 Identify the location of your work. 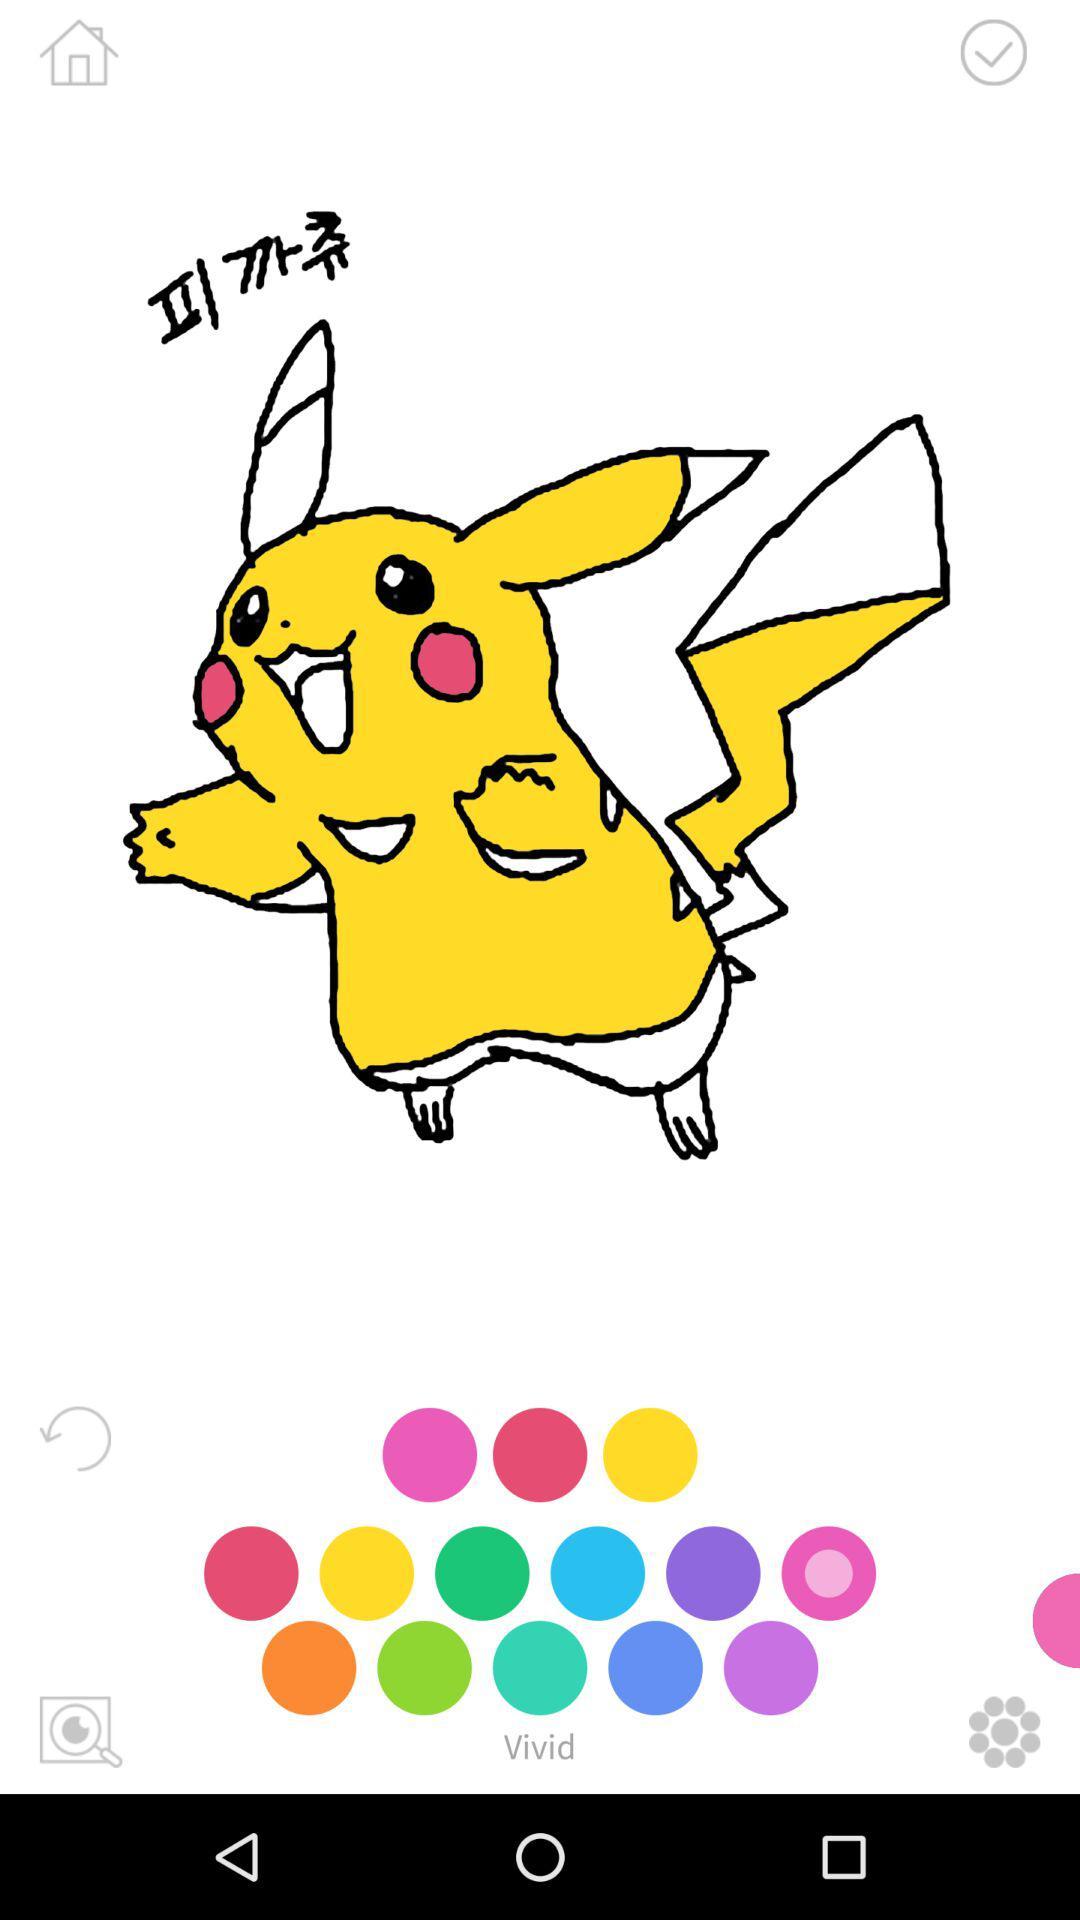
(993, 52).